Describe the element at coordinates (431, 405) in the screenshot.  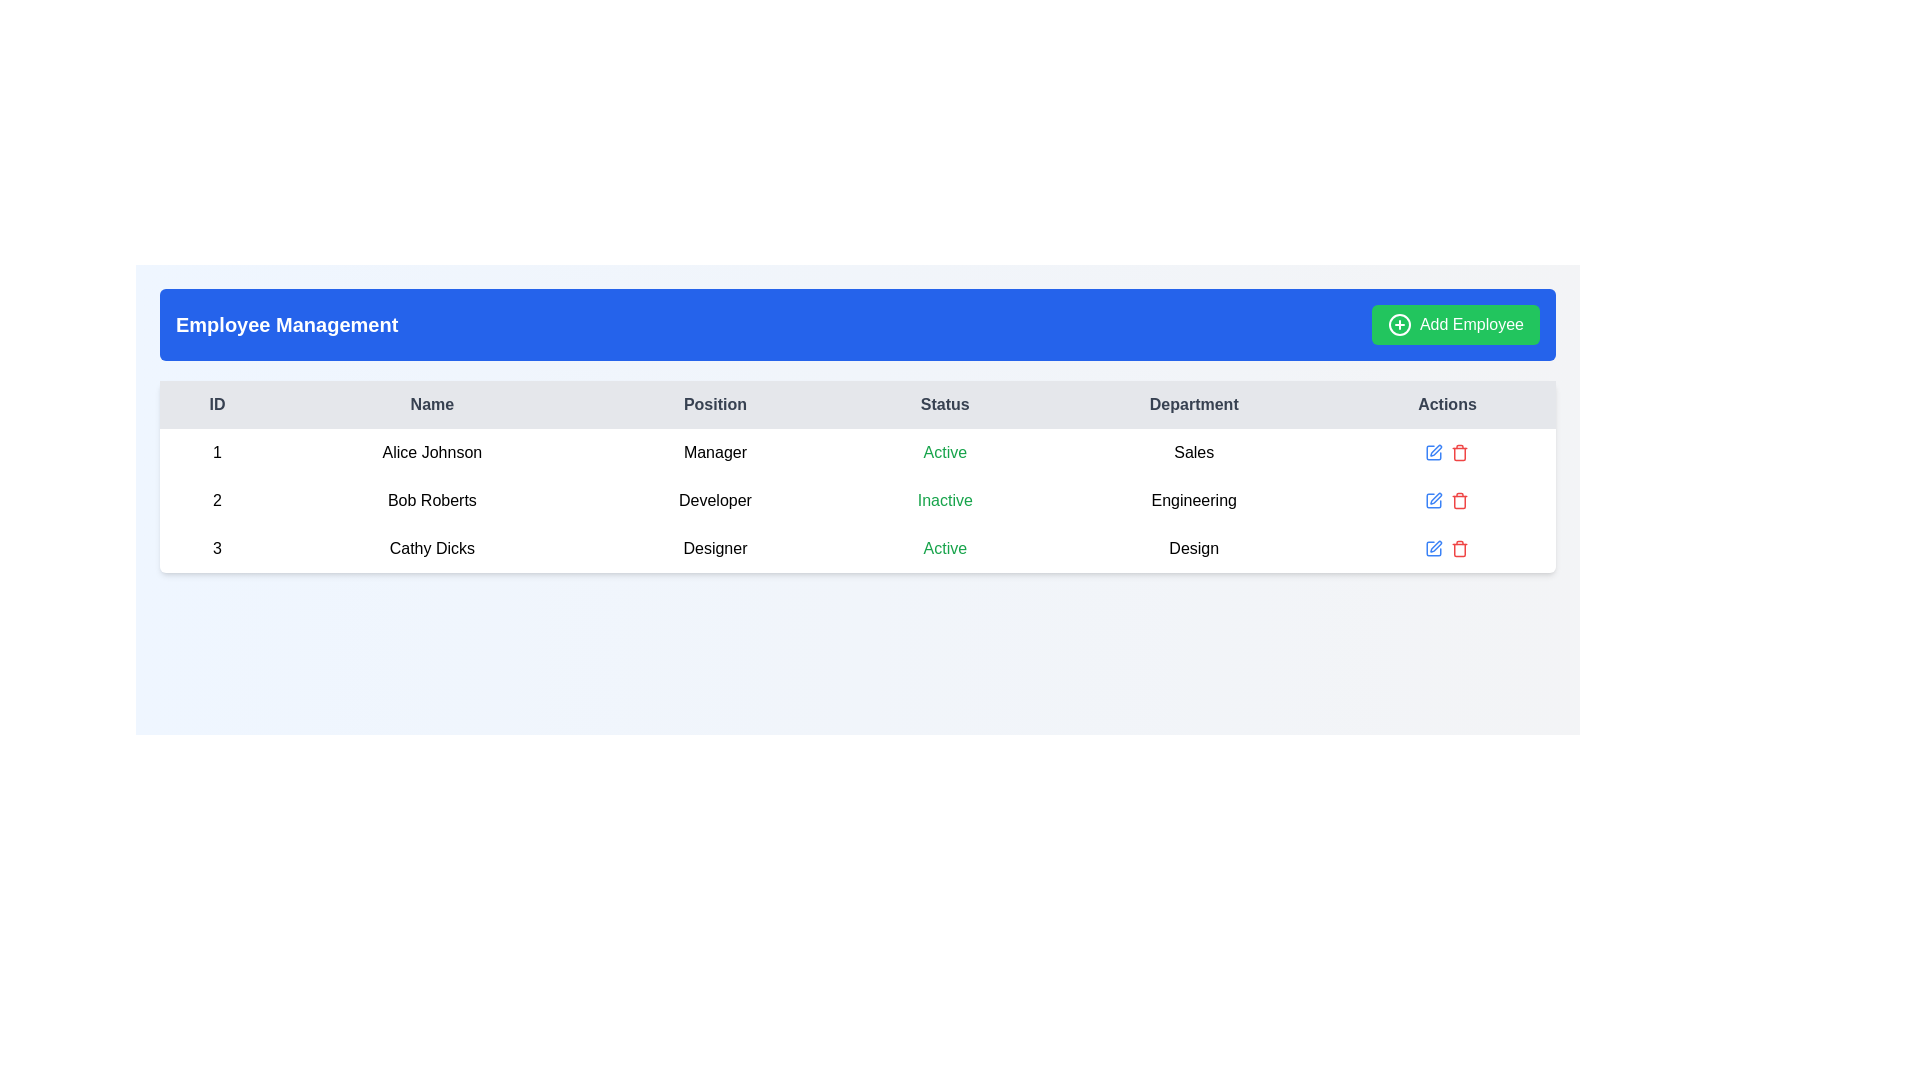
I see `the 'Name' static text label located in the header row of the table, which is the second column header following the 'ID' column and preceding the 'Position' column` at that location.